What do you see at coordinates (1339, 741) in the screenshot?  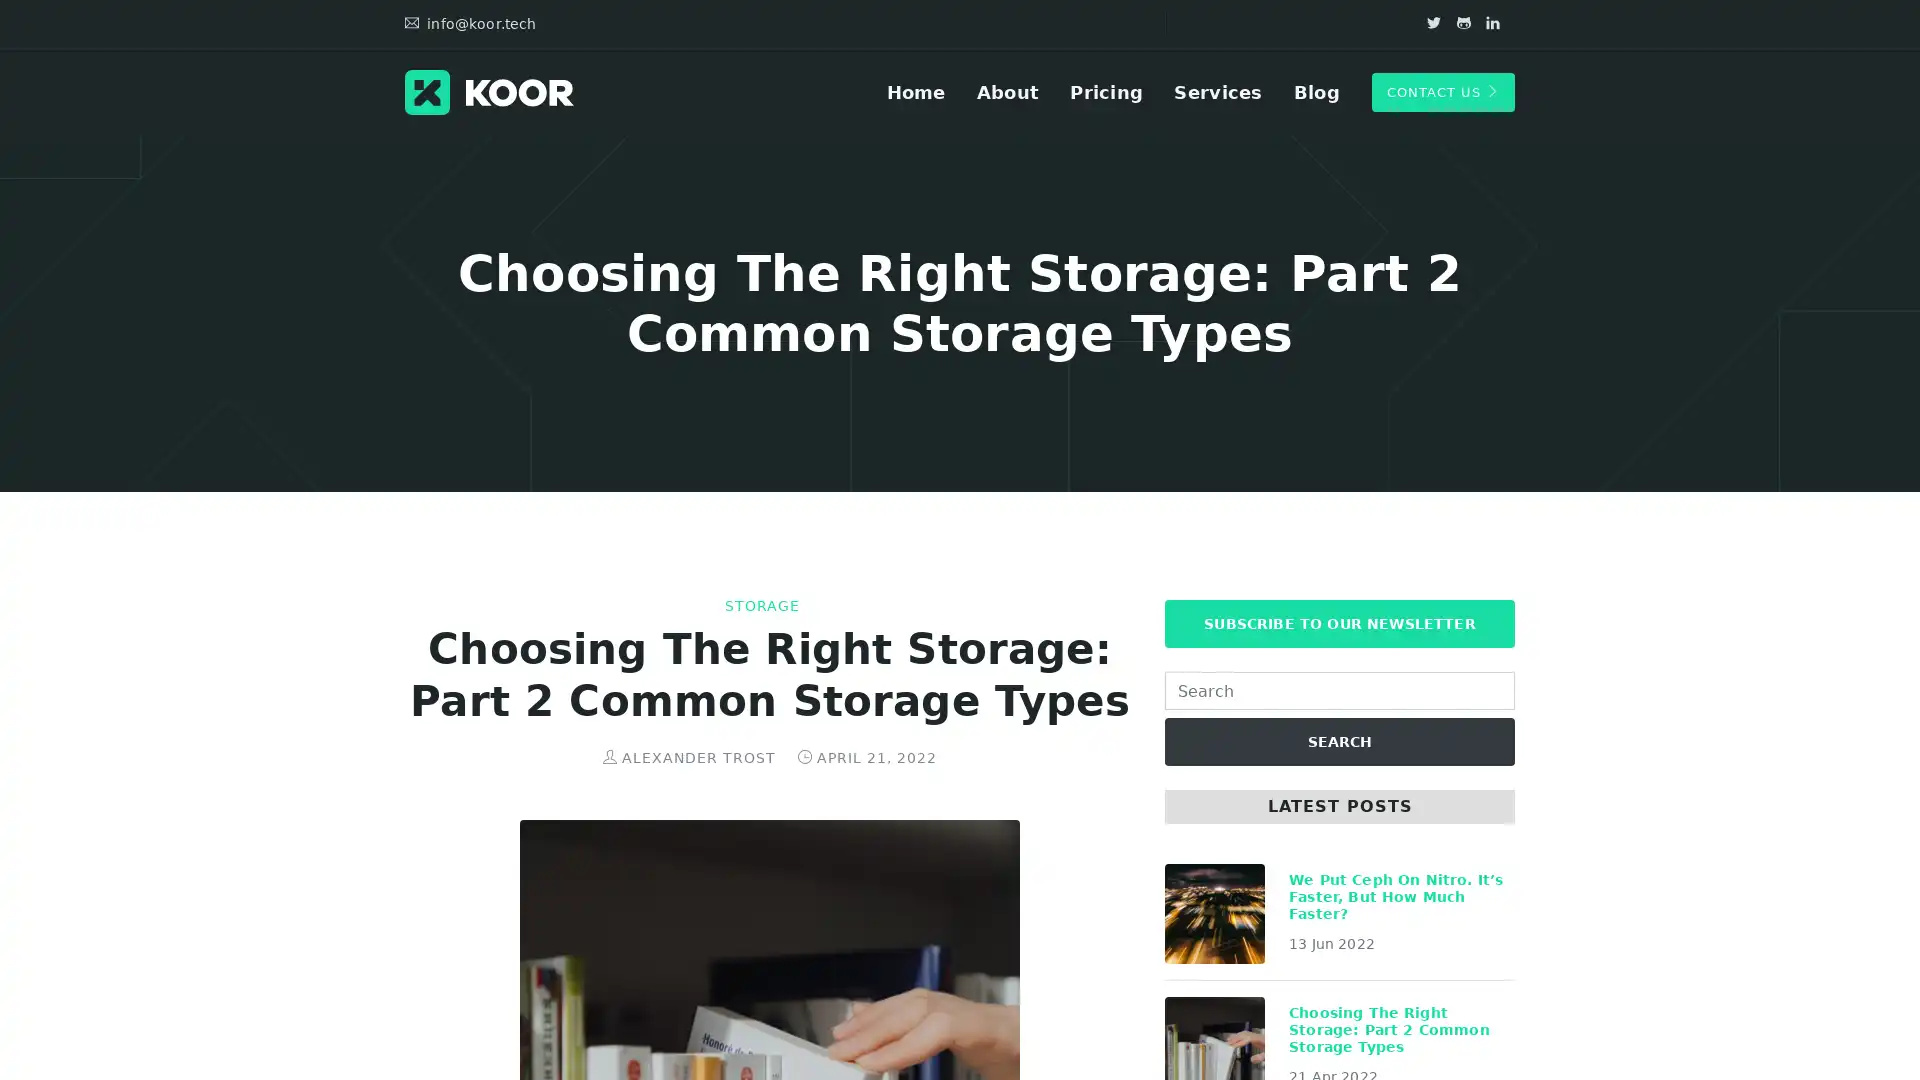 I see `SEARCH` at bounding box center [1339, 741].